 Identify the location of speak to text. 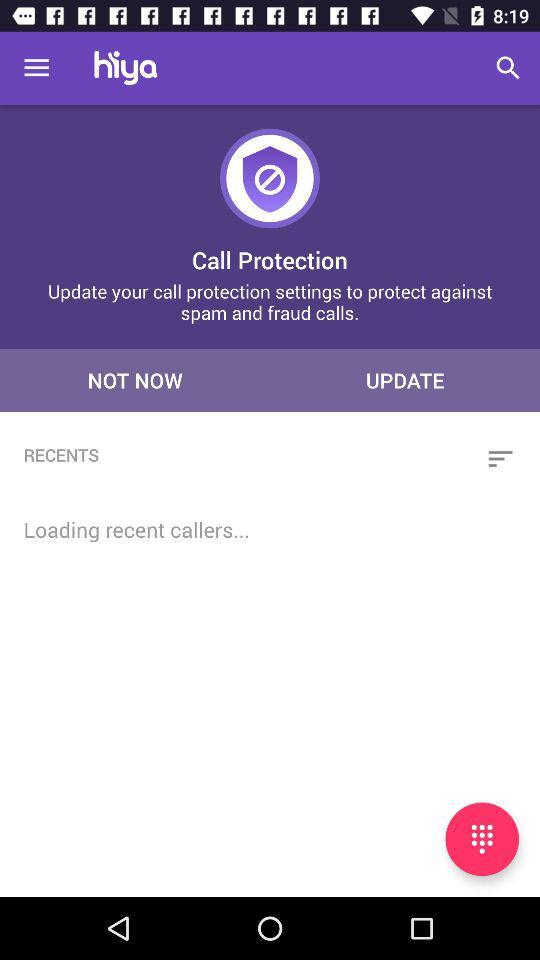
(481, 839).